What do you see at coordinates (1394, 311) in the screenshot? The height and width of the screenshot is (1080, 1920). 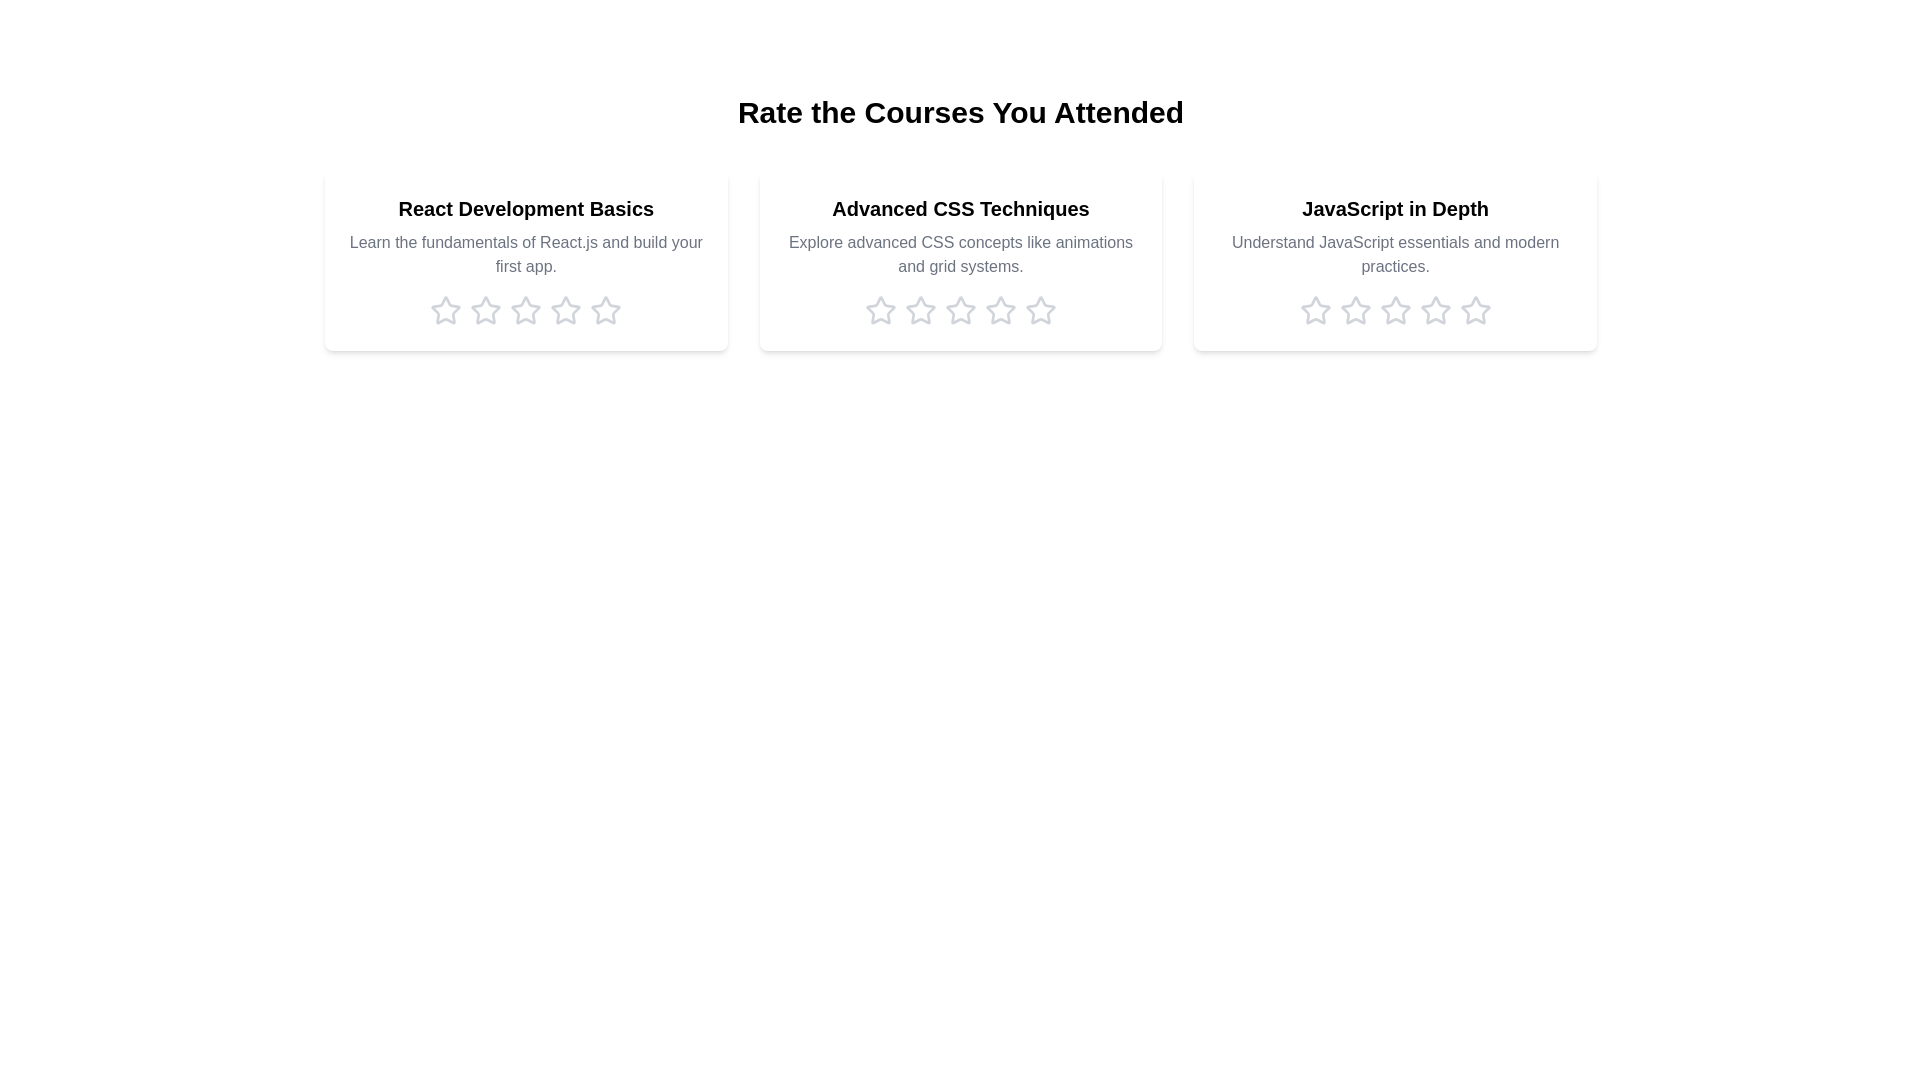 I see `the rating for the course 'JavaScript in Depth' to 3 stars` at bounding box center [1394, 311].